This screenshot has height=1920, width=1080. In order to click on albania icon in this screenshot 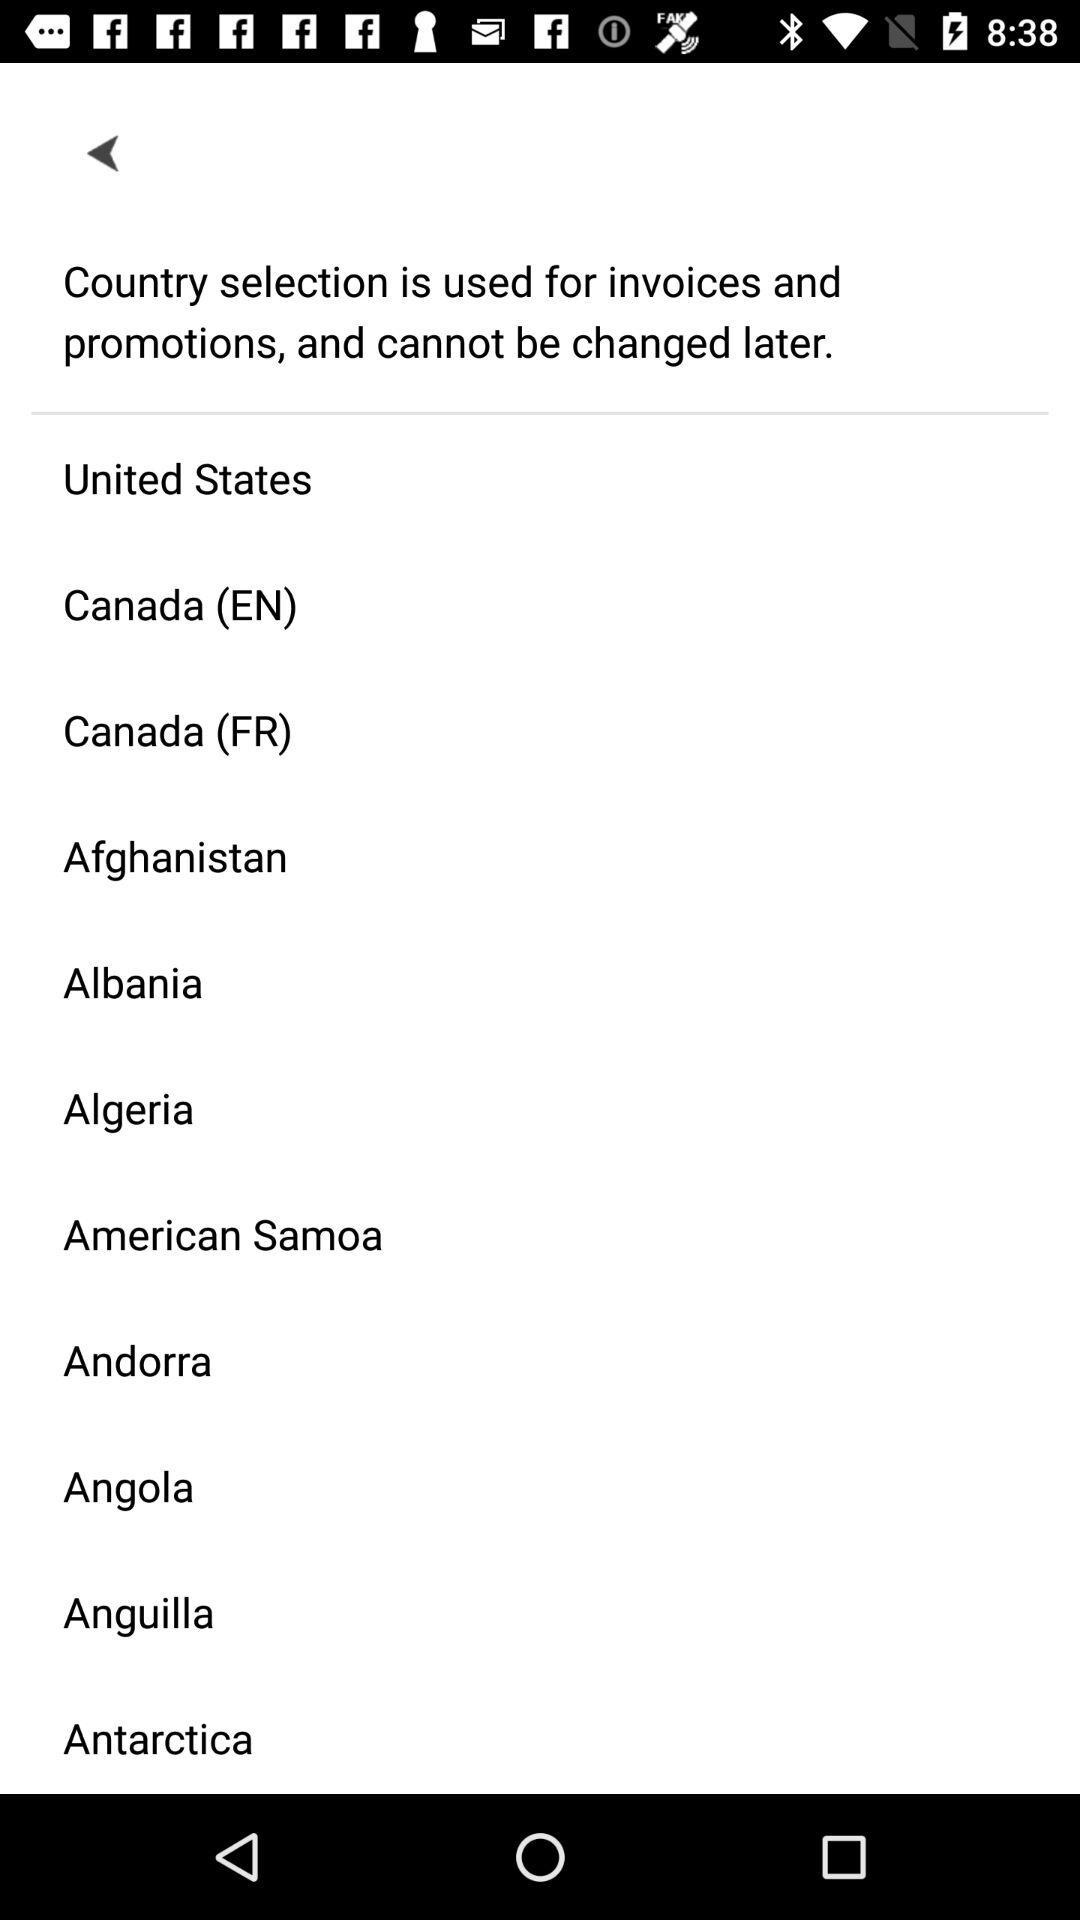, I will do `click(523, 981)`.